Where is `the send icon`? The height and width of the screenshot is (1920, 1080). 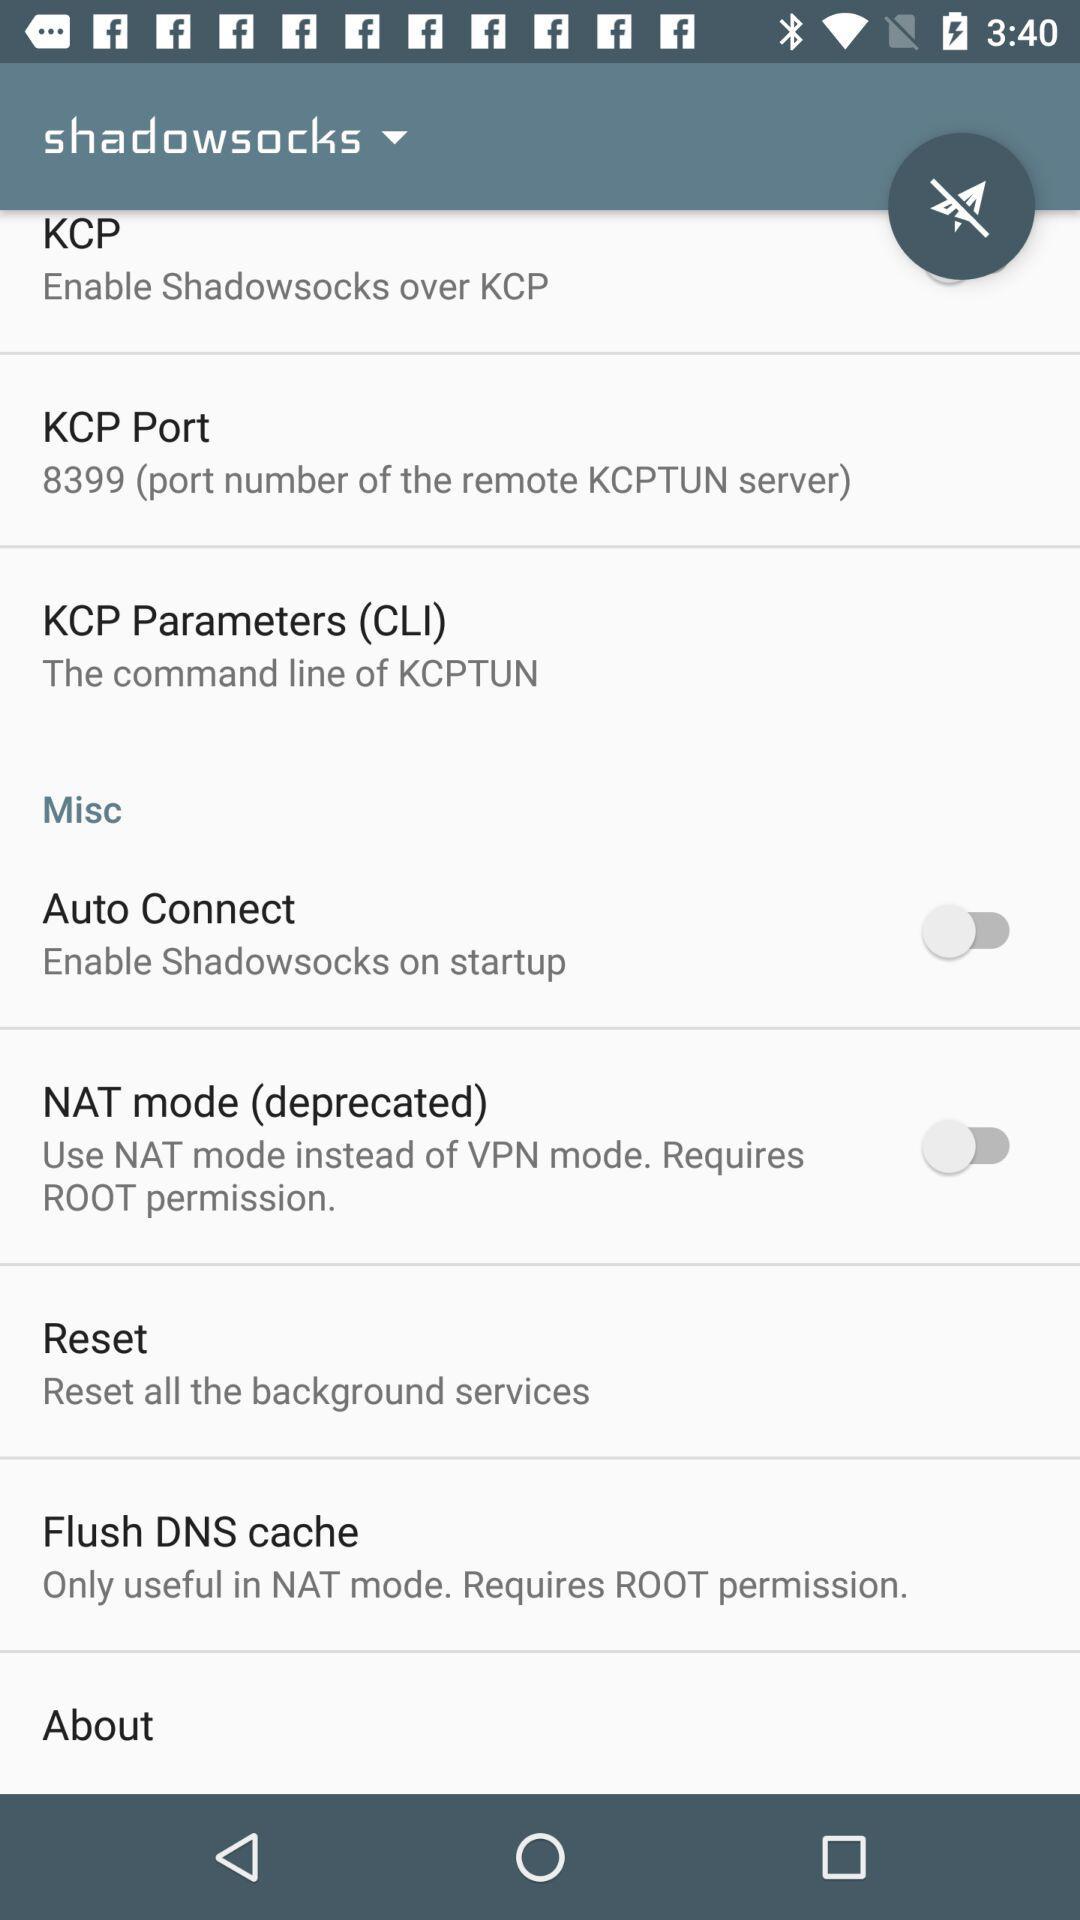
the send icon is located at coordinates (960, 206).